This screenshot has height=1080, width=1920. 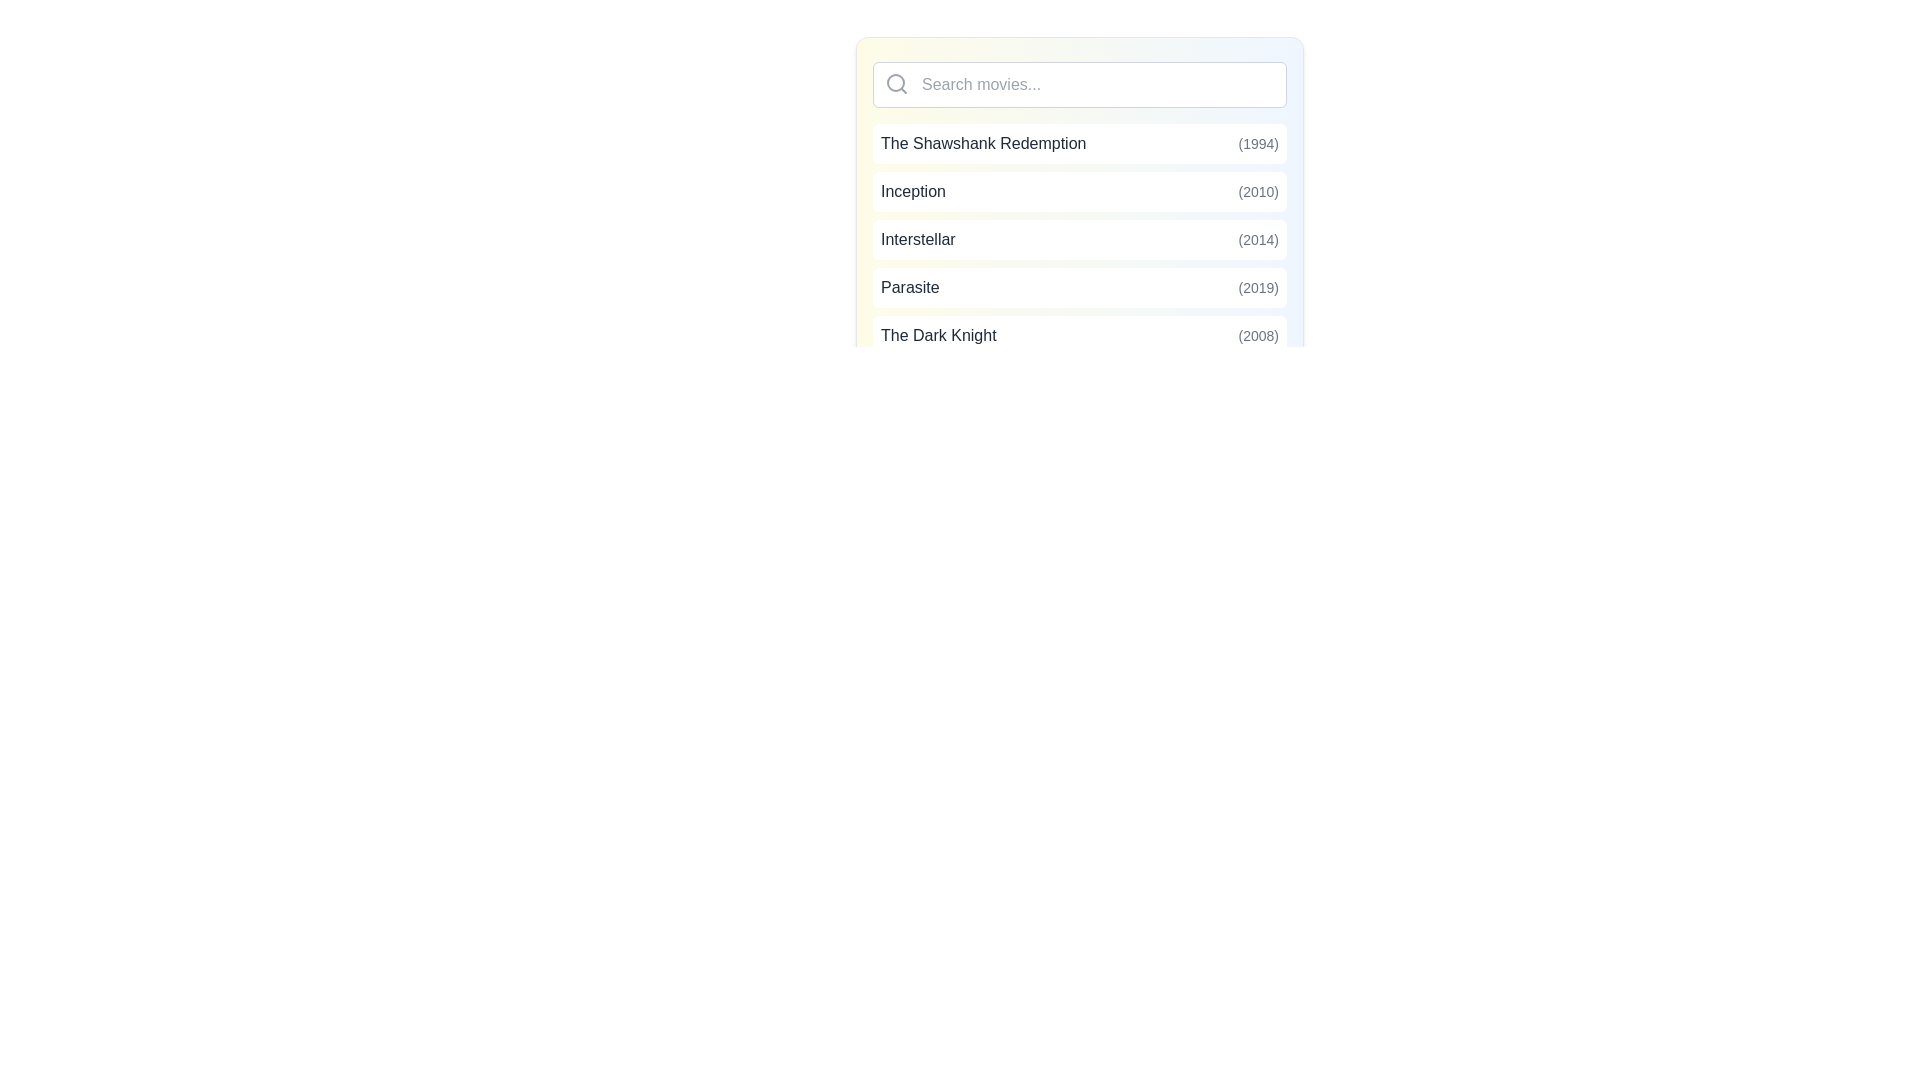 I want to click on the label displaying the year '(1994)', which is positioned at the right end of the row for the movie title 'The Shawshank Redemption', so click(x=1257, y=142).